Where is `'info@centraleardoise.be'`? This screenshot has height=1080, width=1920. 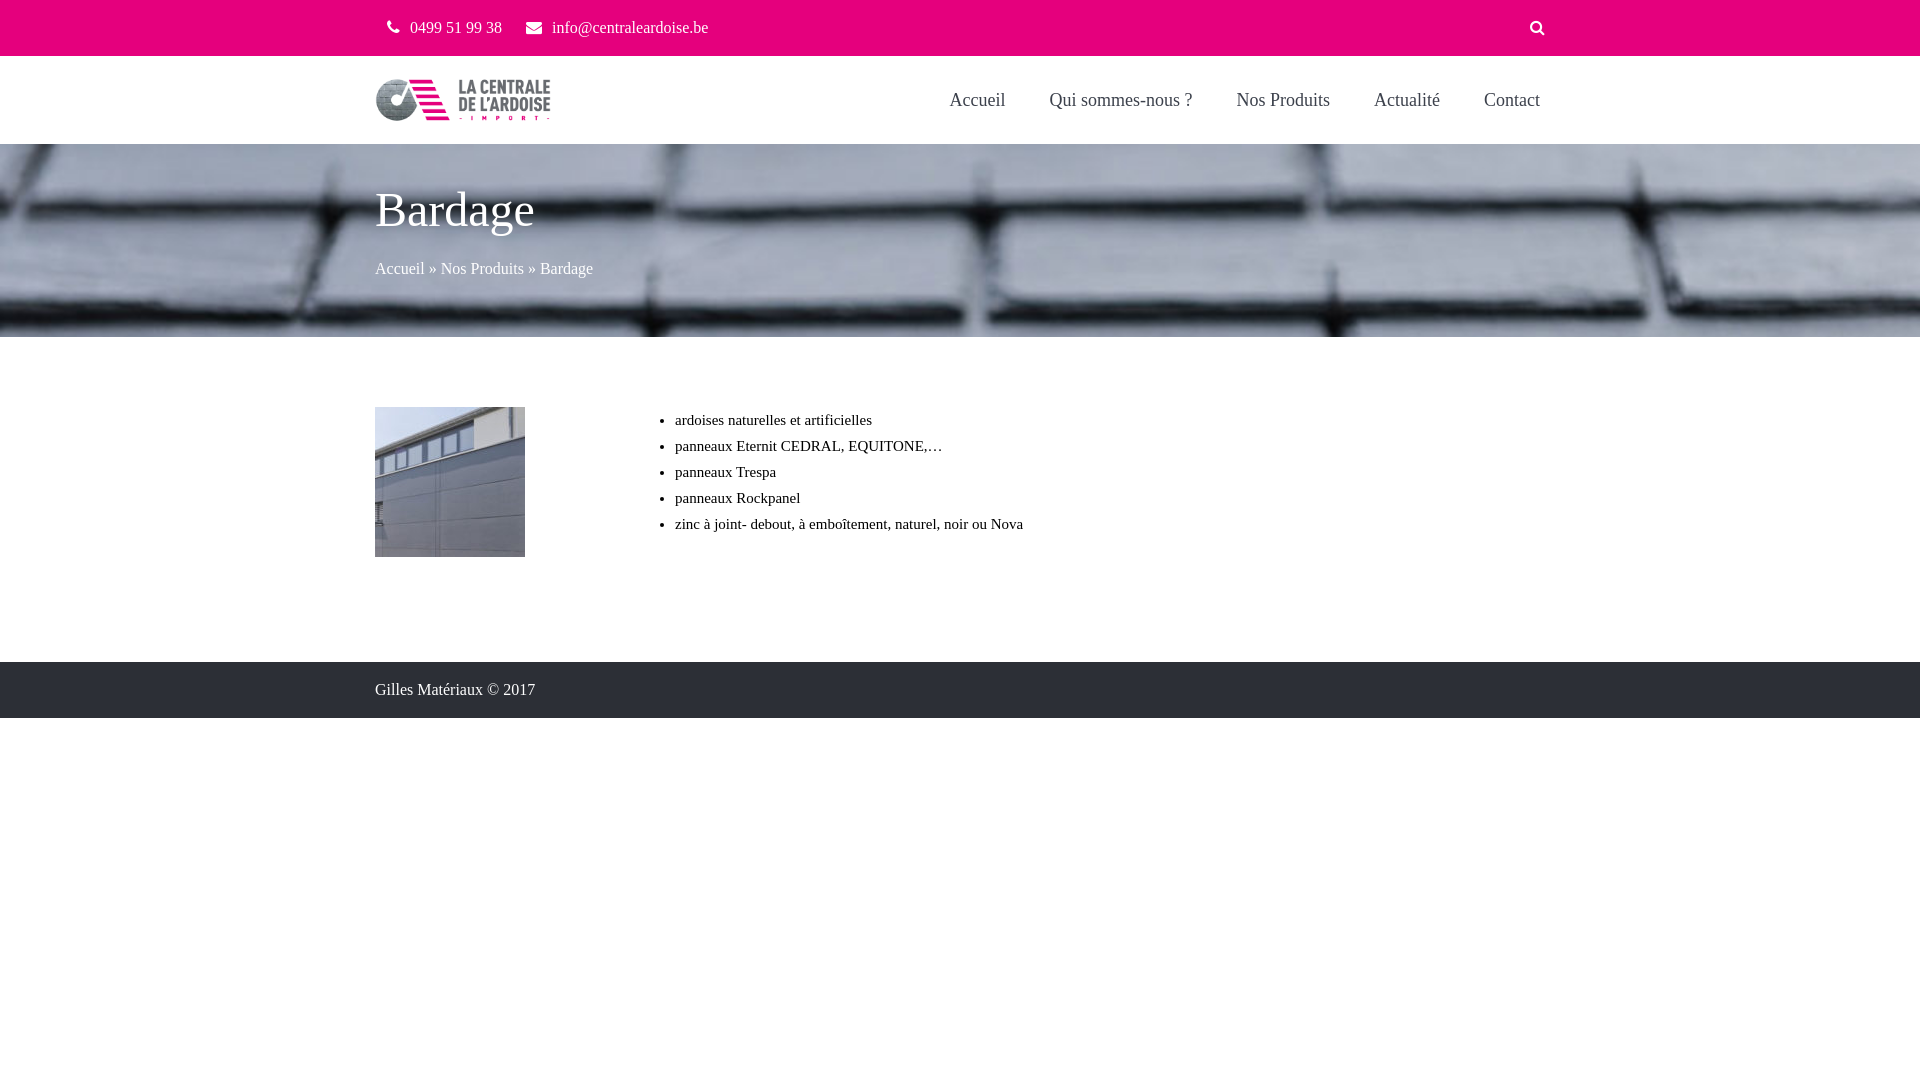
'info@centraleardoise.be' is located at coordinates (628, 27).